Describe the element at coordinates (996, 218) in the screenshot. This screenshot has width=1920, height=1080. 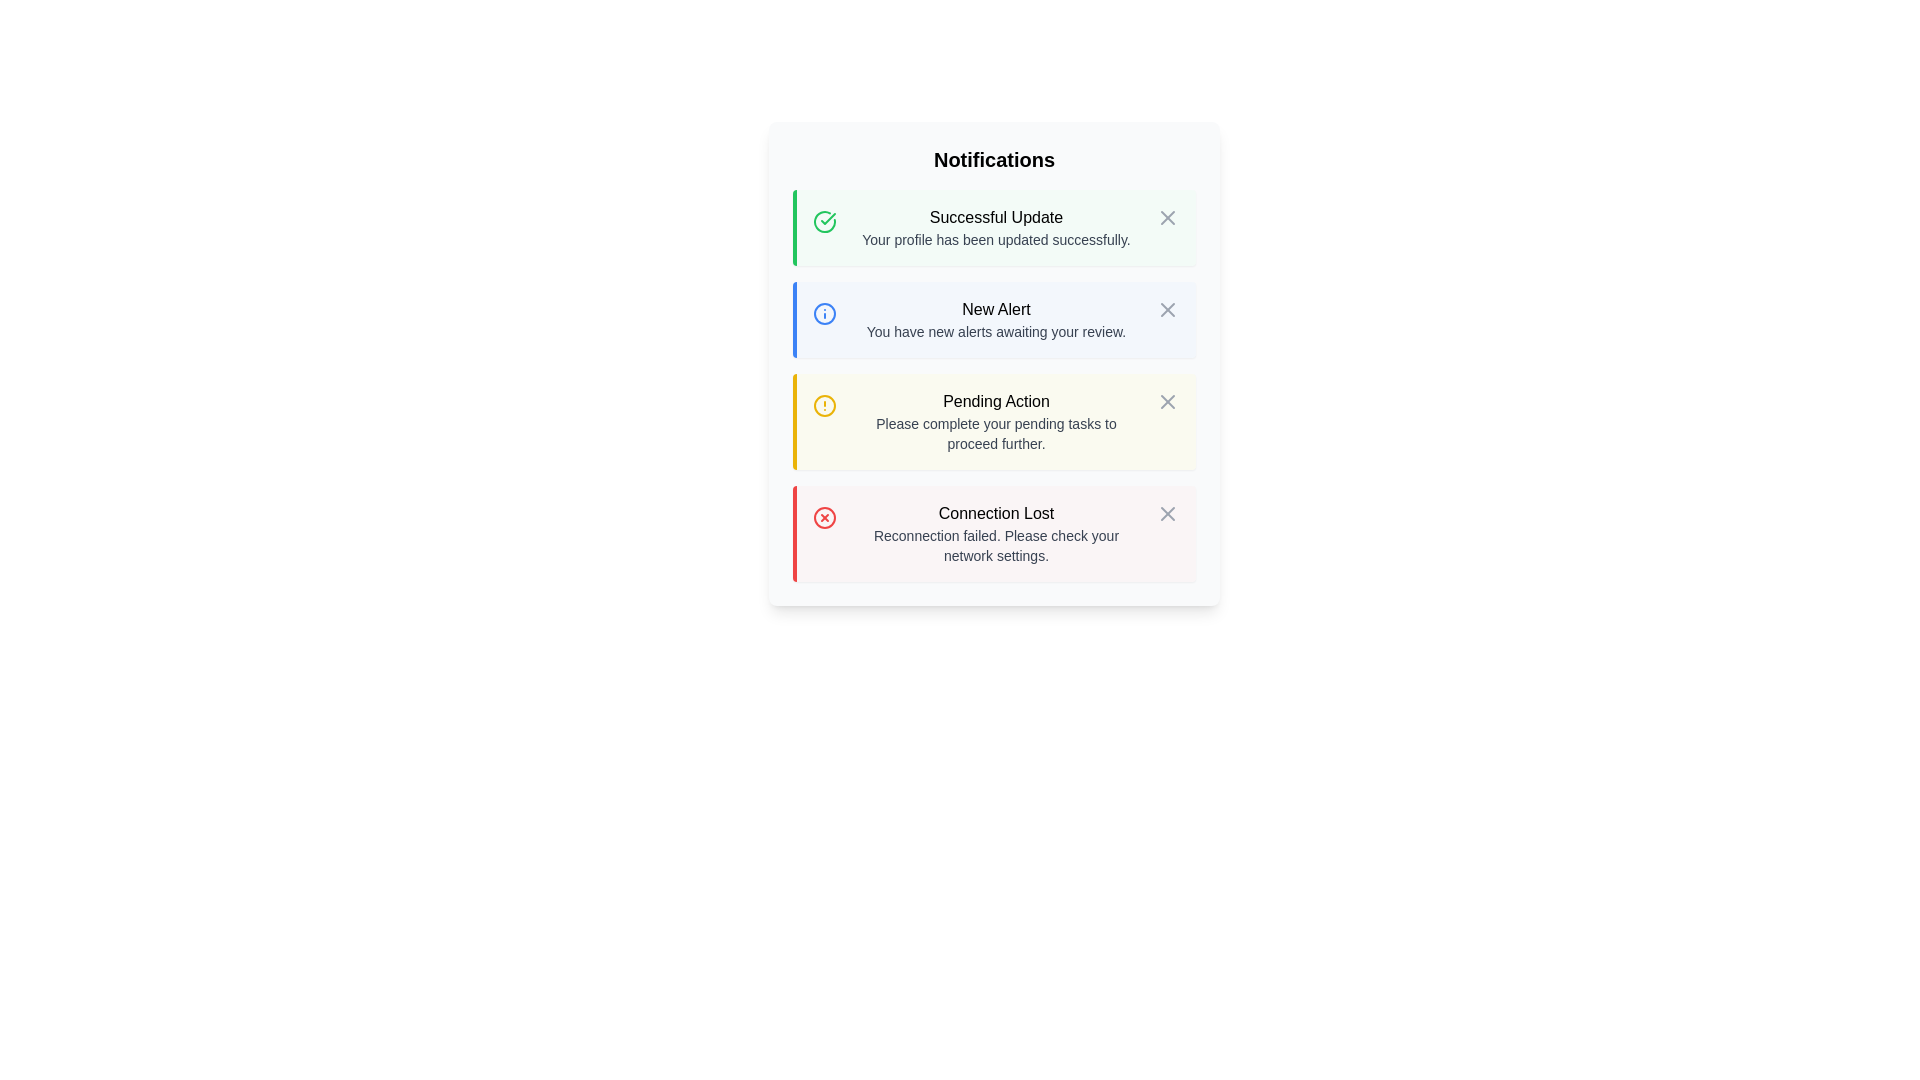
I see `the success notification title text label that informs the user their profile update has been successfully completed` at that location.